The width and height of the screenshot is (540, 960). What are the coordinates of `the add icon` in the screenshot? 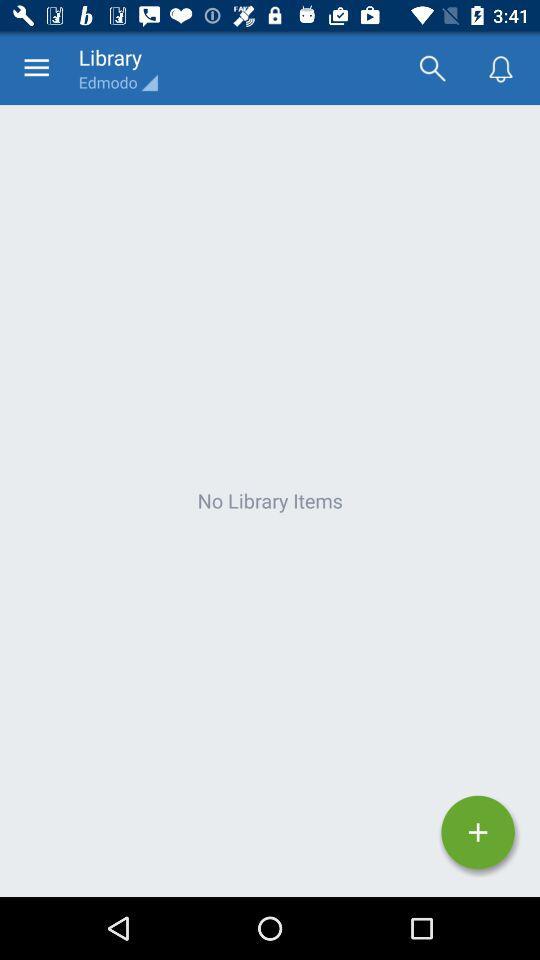 It's located at (477, 832).